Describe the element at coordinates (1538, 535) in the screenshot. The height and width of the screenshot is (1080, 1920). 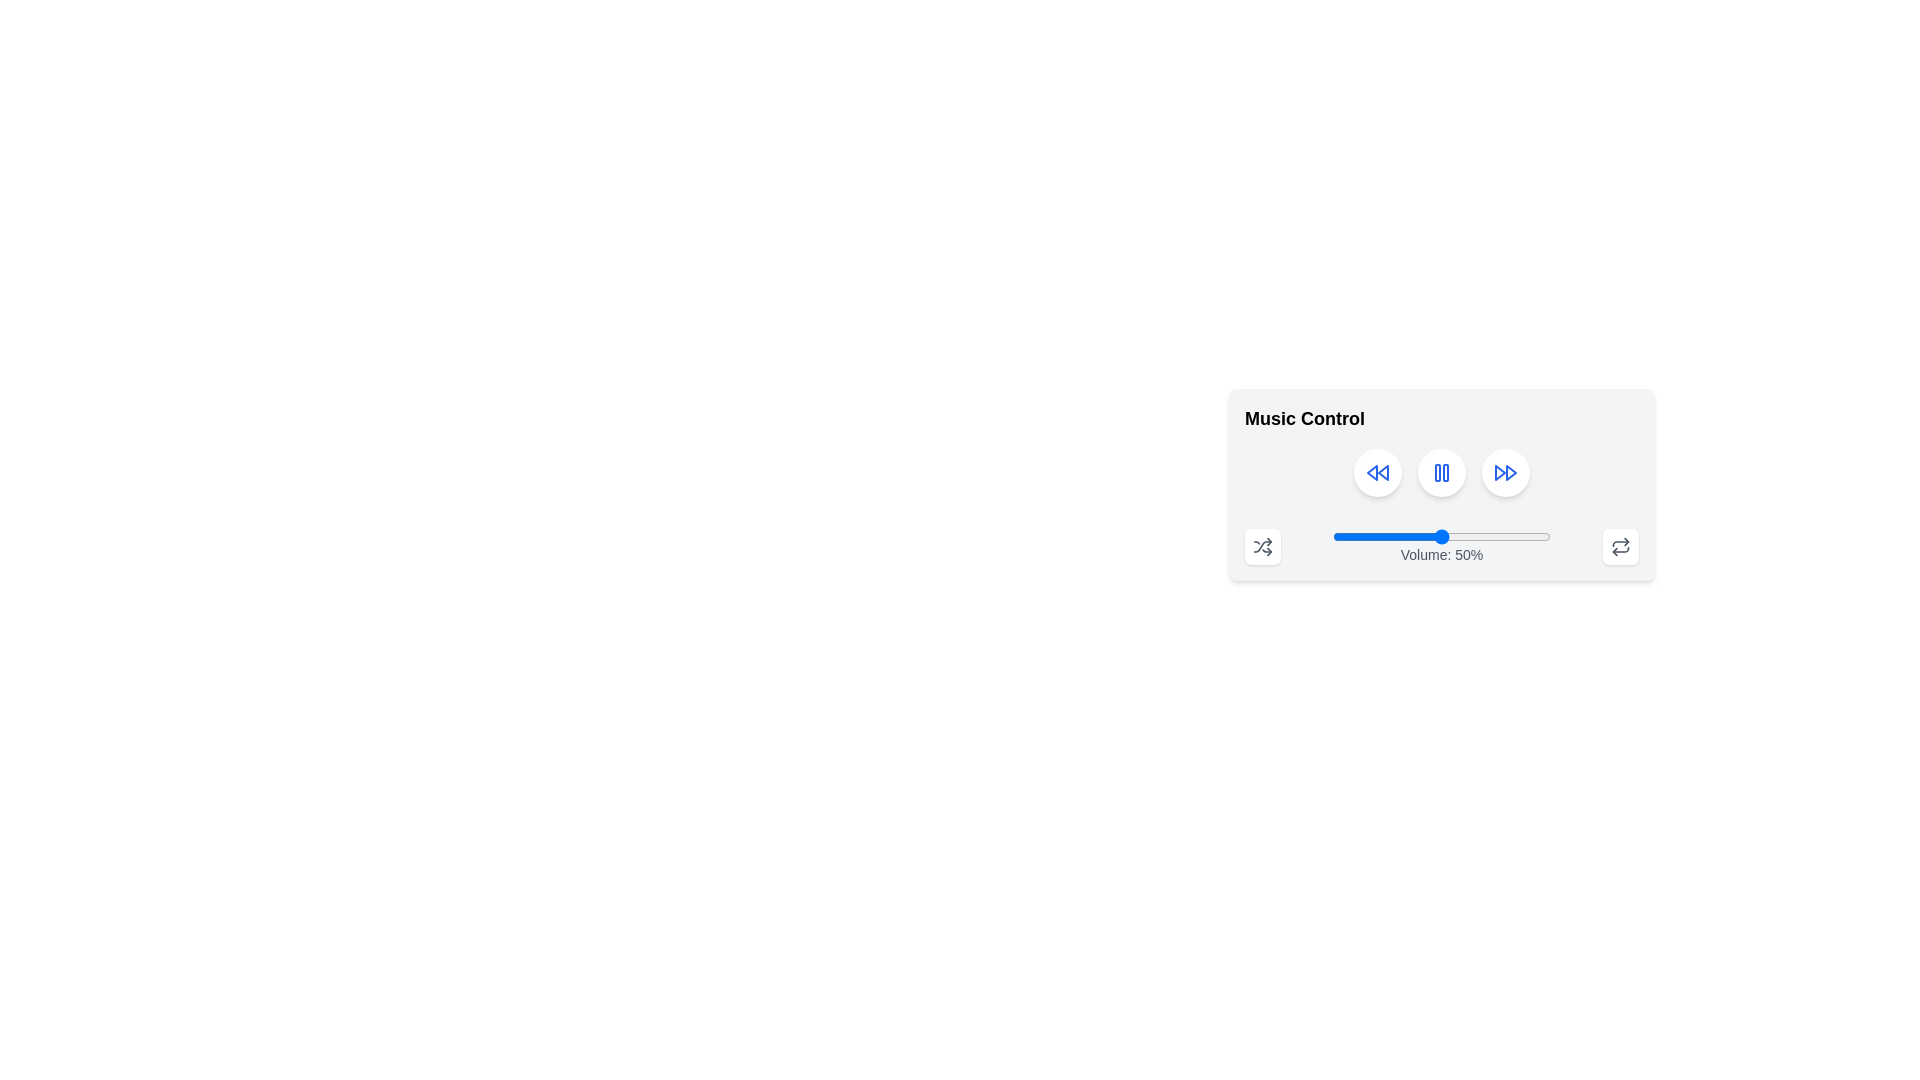
I see `the volume` at that location.